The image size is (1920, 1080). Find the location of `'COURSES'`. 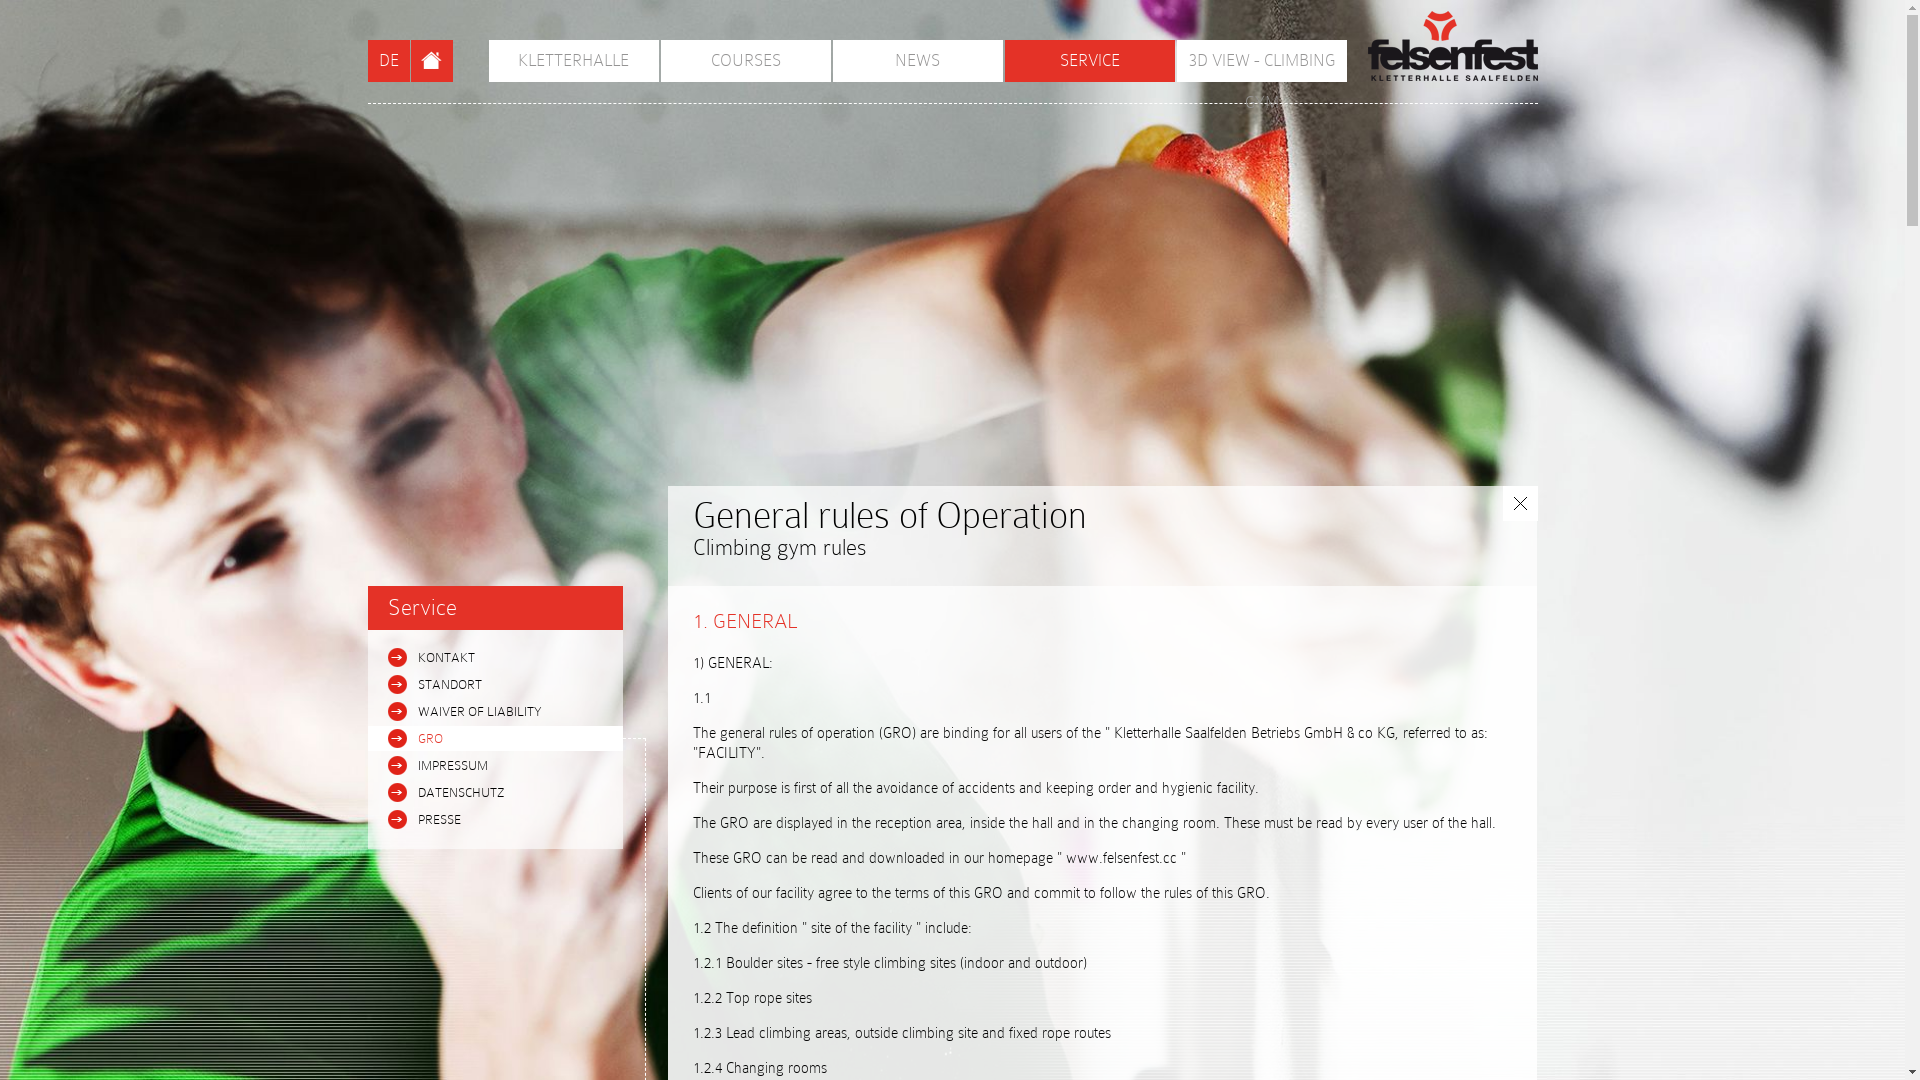

'COURSES' is located at coordinates (660, 60).